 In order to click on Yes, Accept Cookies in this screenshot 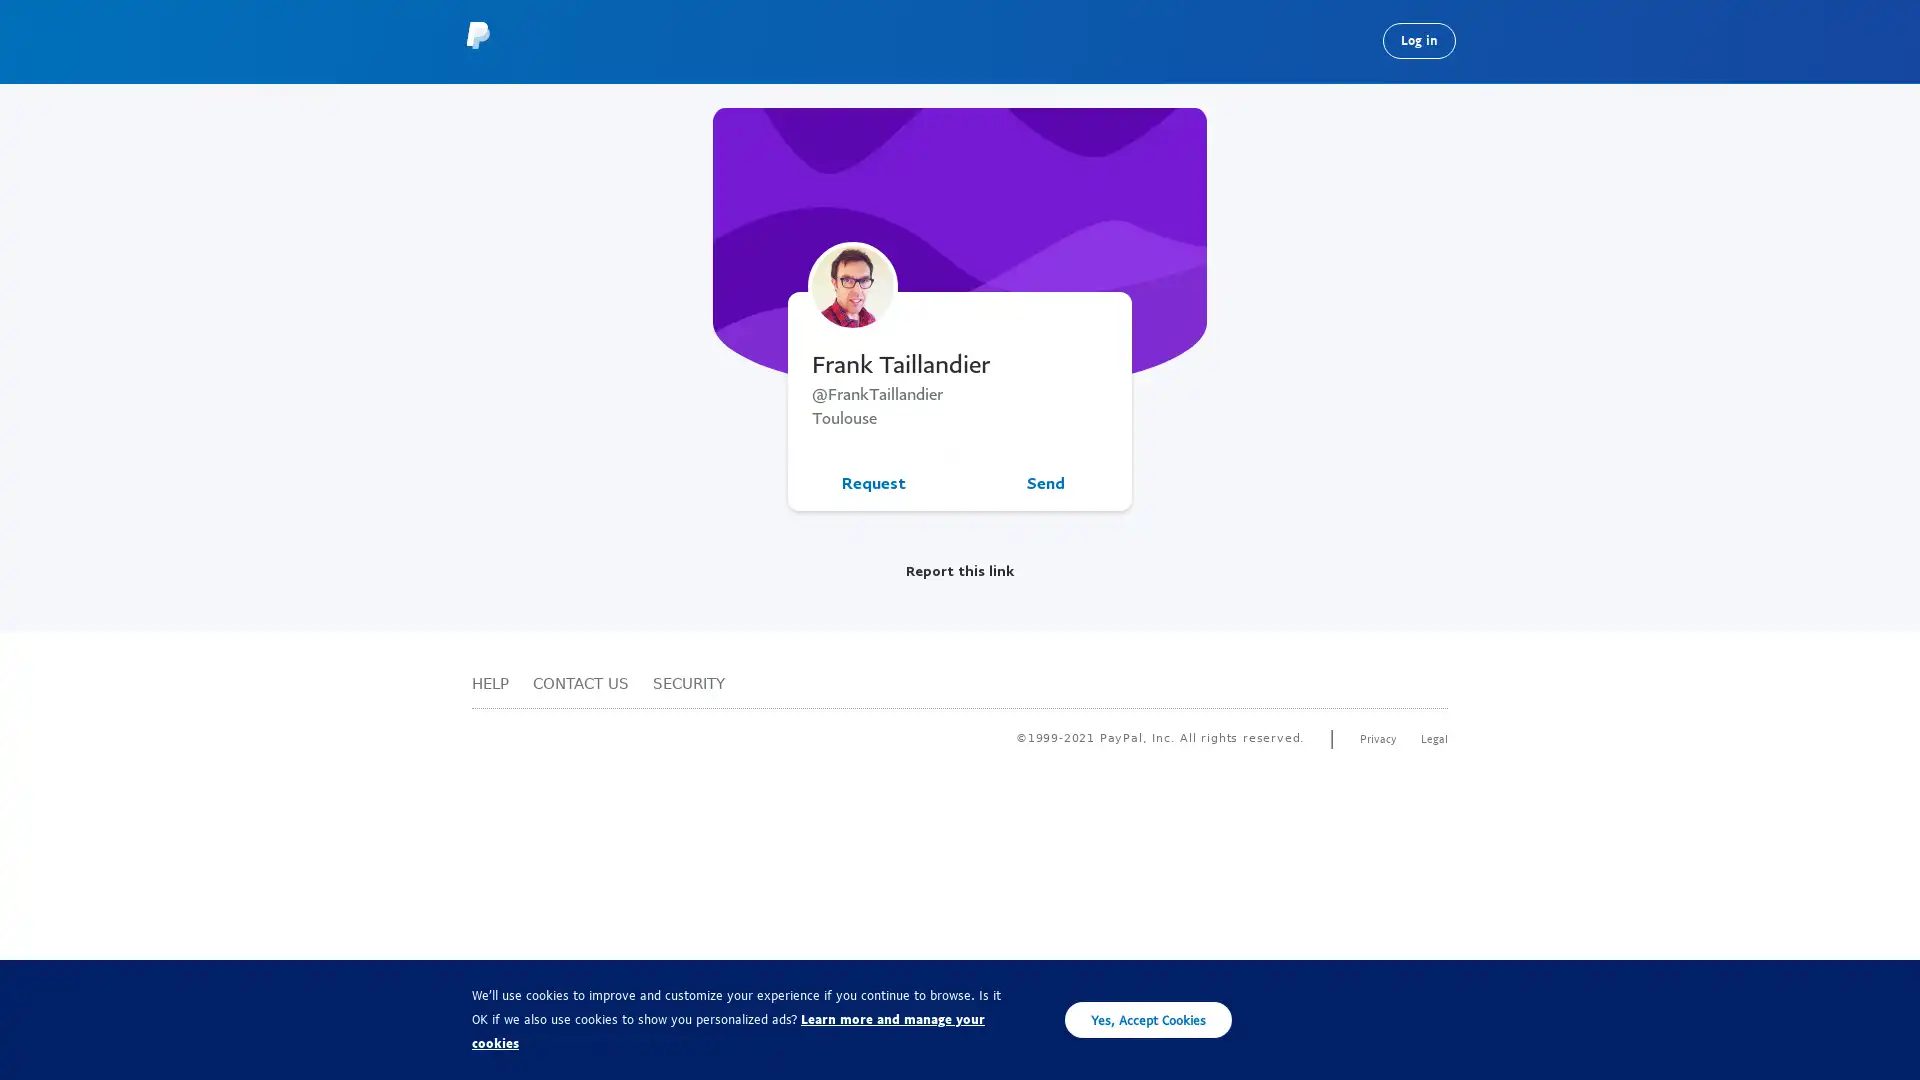, I will do `click(1148, 1019)`.